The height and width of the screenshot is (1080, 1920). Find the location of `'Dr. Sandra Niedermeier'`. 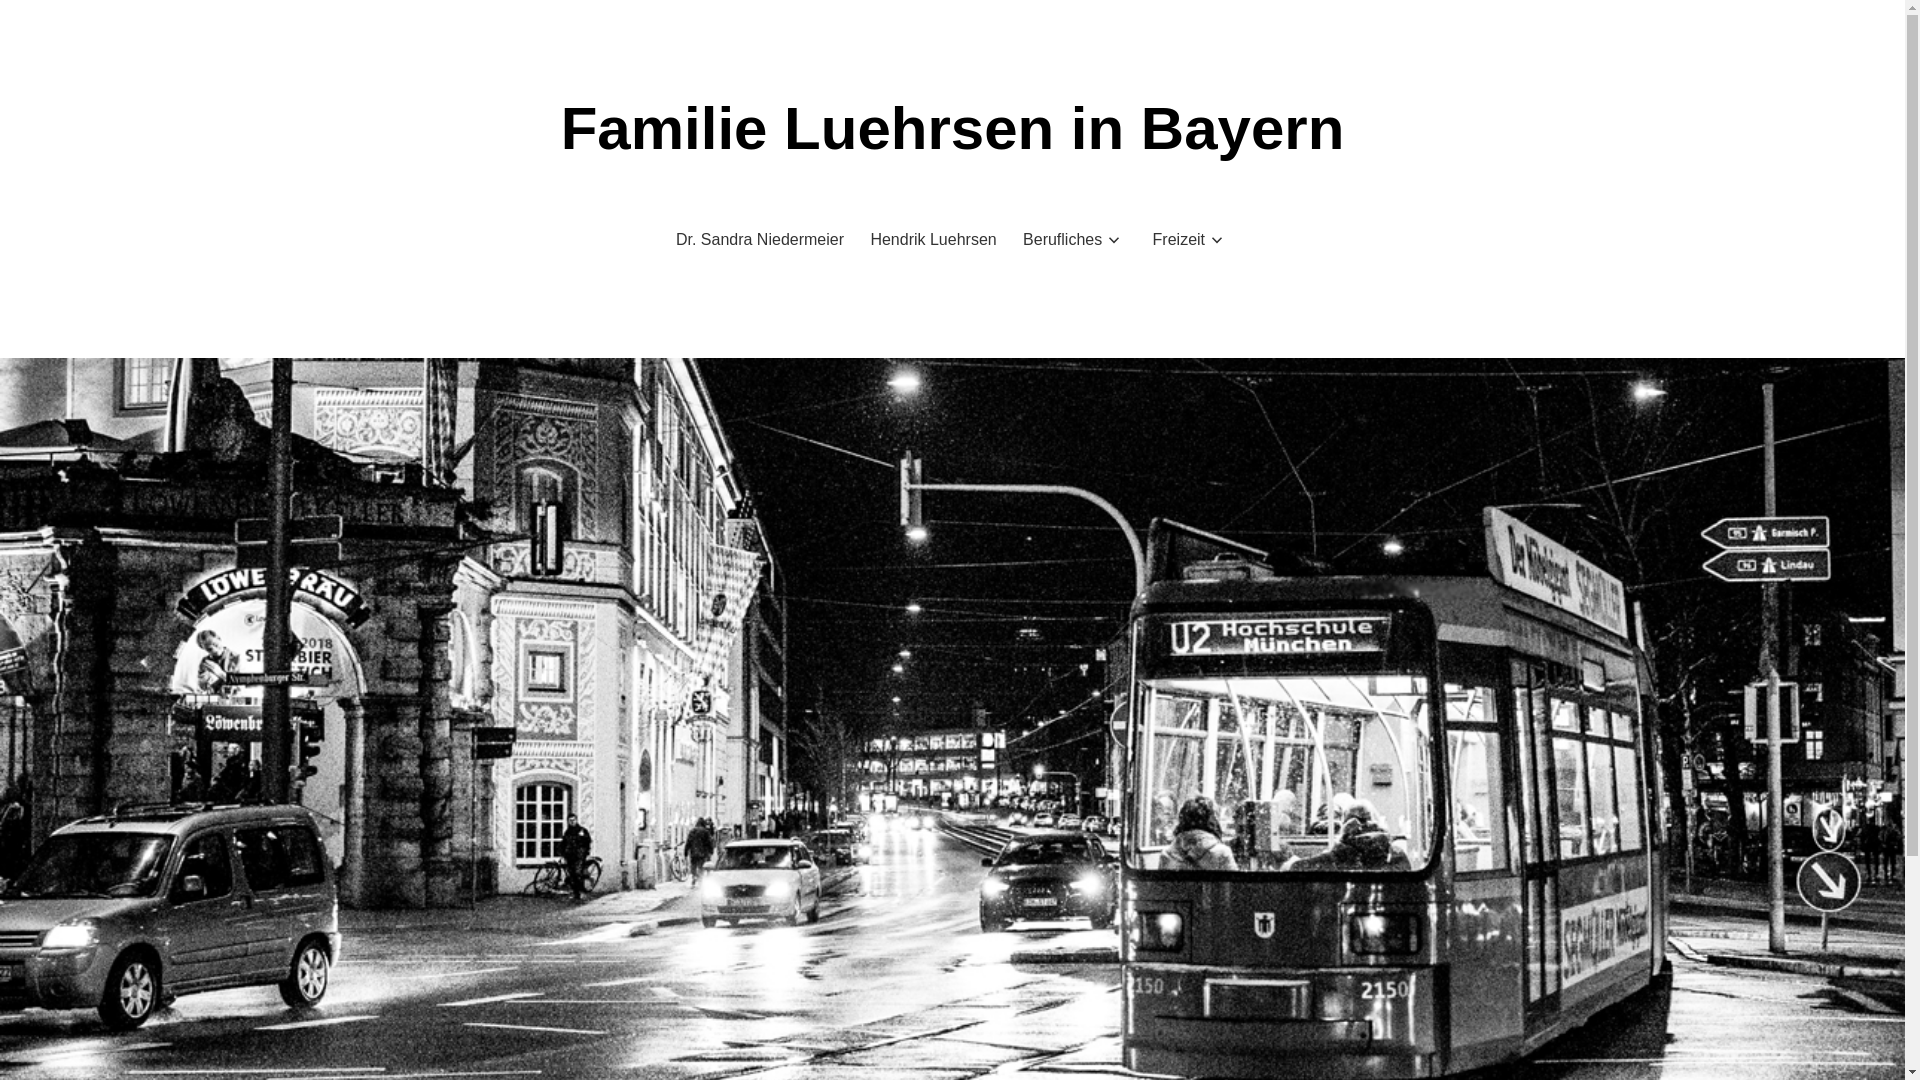

'Dr. Sandra Niedermeier' is located at coordinates (758, 238).